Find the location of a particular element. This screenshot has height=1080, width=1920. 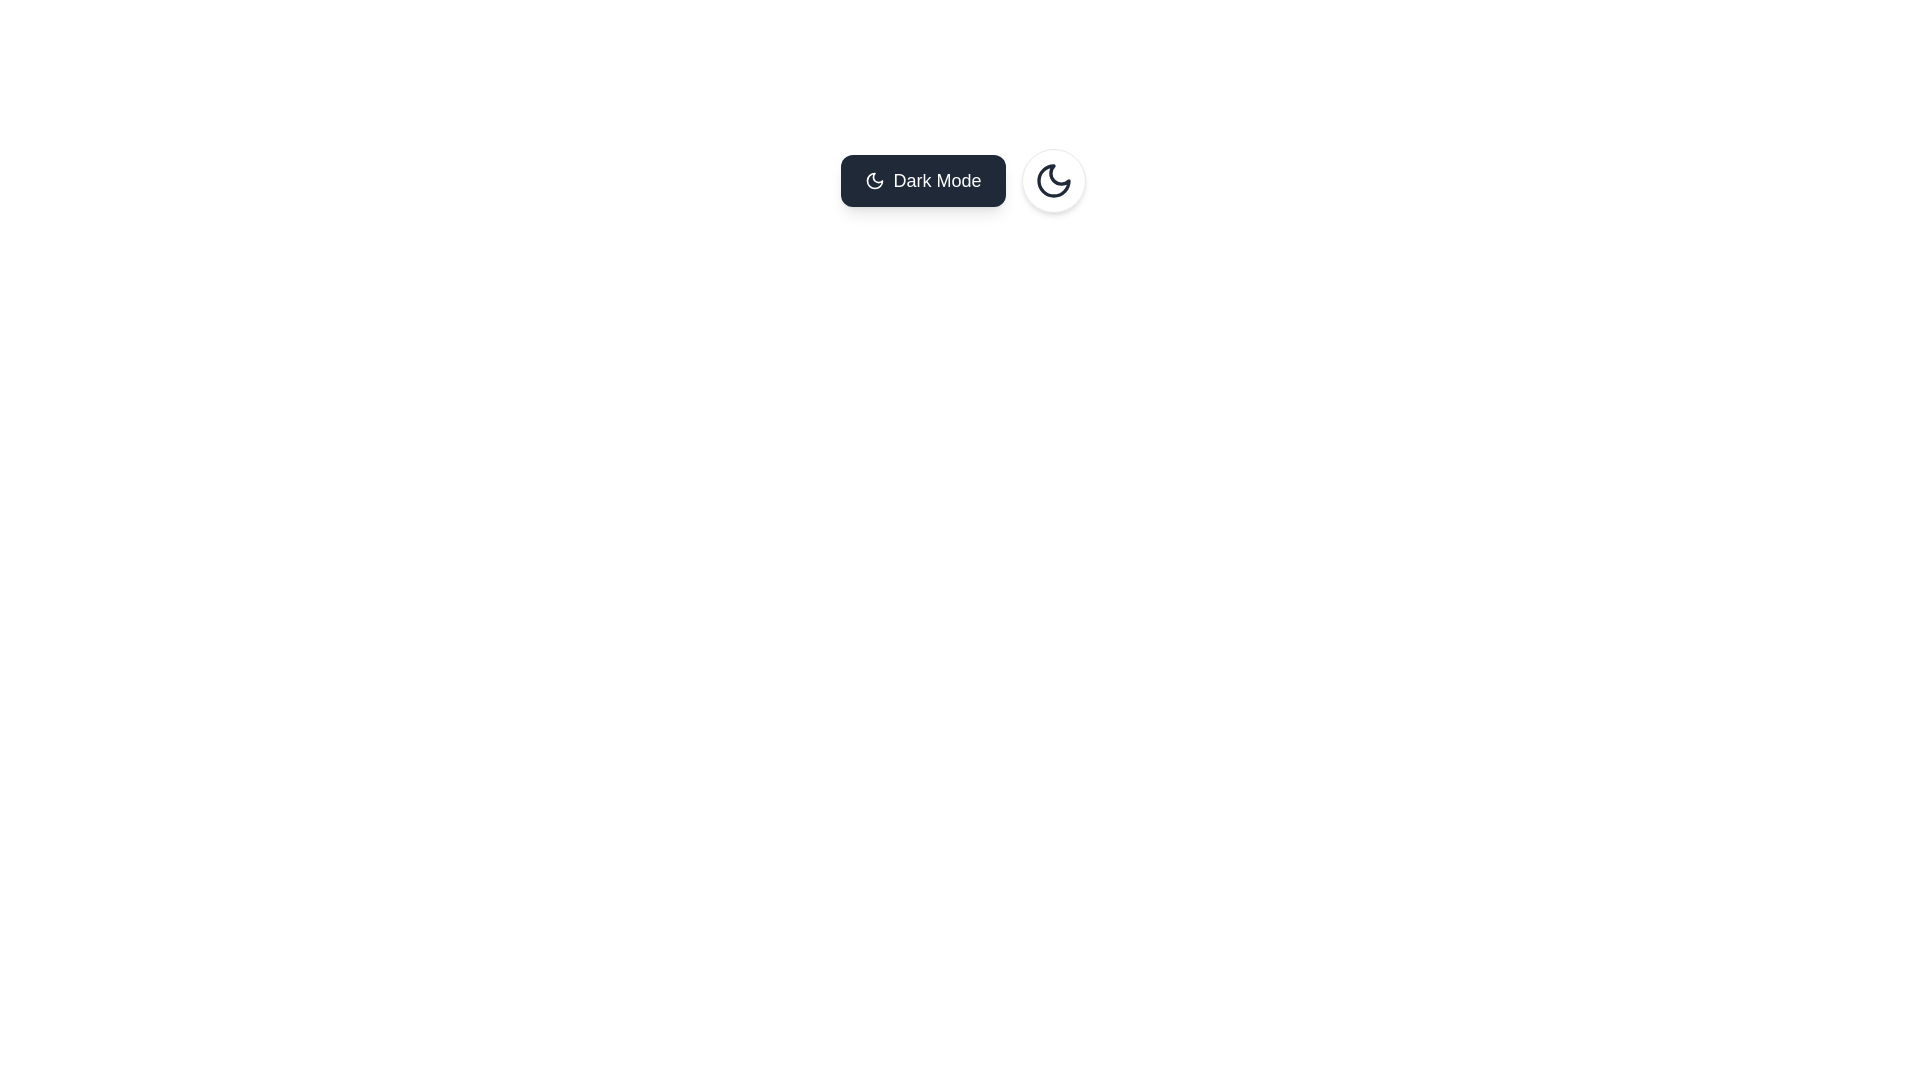

the decorative icon representing the 'Dark Mode' functionality, located to the left of the 'Dark Mode' text in the upper-central button is located at coordinates (875, 181).